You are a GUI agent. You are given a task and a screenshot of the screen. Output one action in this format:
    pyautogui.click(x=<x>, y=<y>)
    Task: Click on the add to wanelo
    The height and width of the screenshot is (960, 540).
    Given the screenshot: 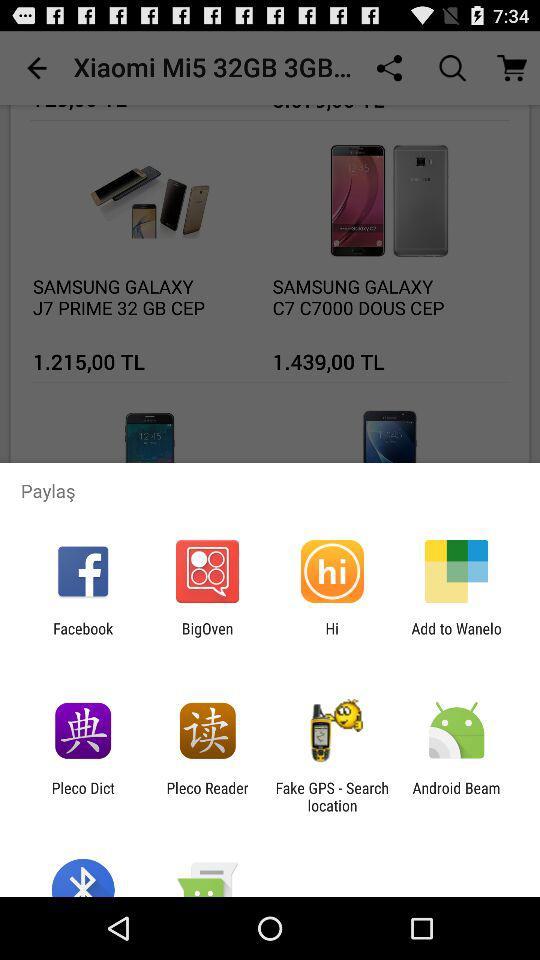 What is the action you would take?
    pyautogui.click(x=456, y=636)
    